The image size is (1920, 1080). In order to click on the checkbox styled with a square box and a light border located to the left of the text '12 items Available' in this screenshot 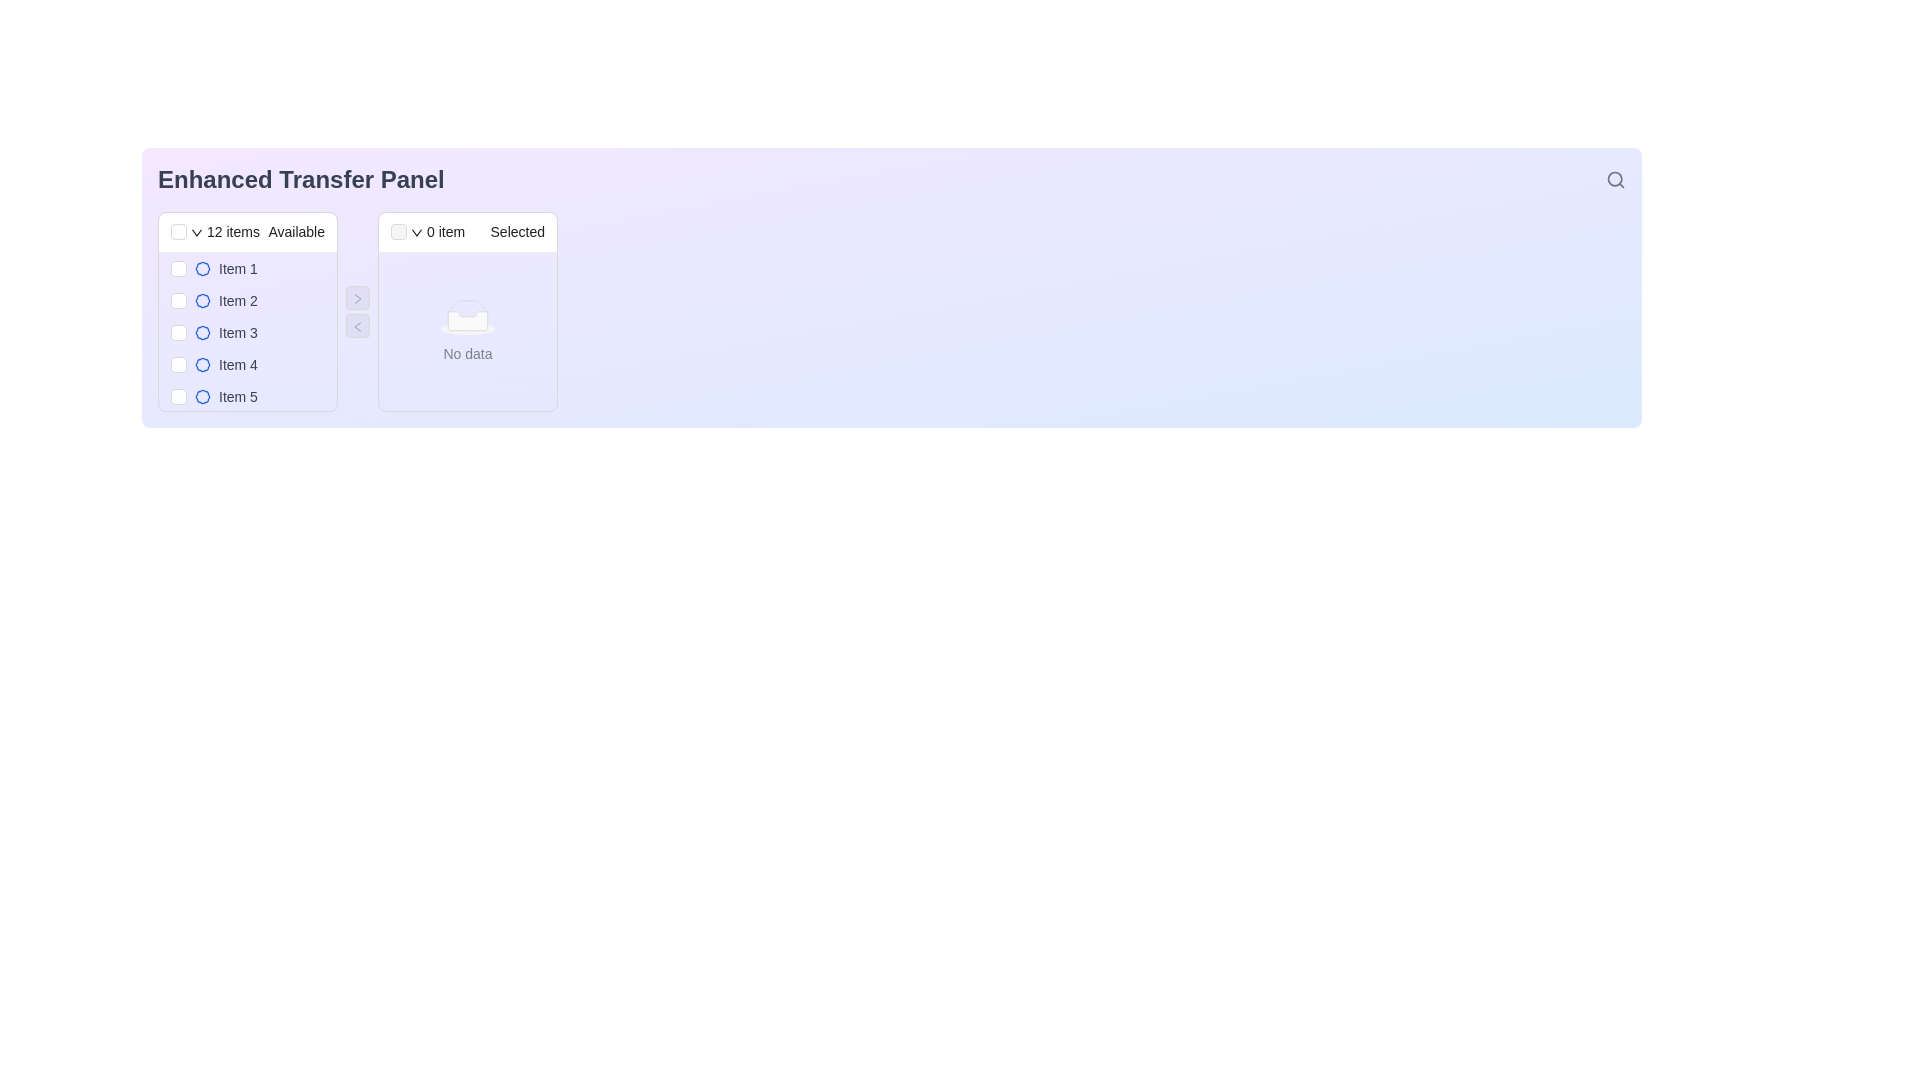, I will do `click(178, 230)`.